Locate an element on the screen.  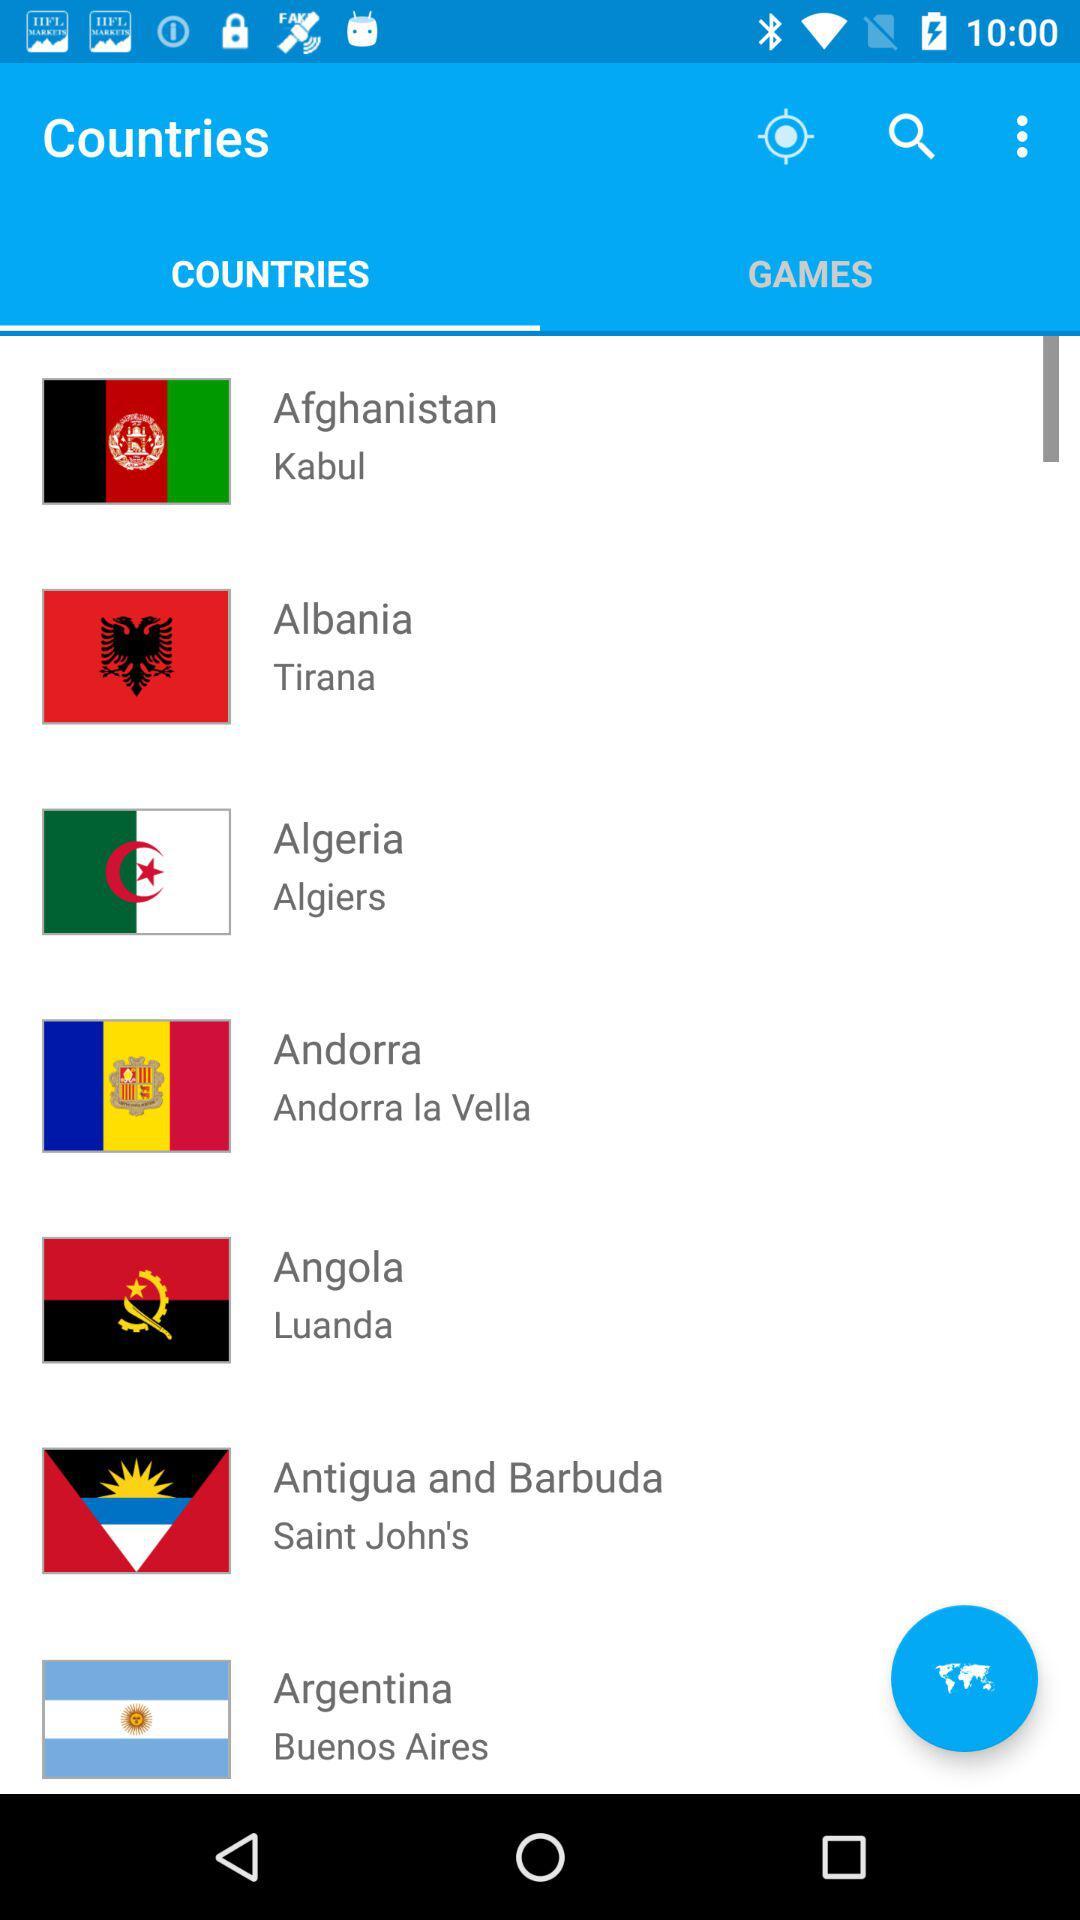
the saint john's icon is located at coordinates (371, 1559).